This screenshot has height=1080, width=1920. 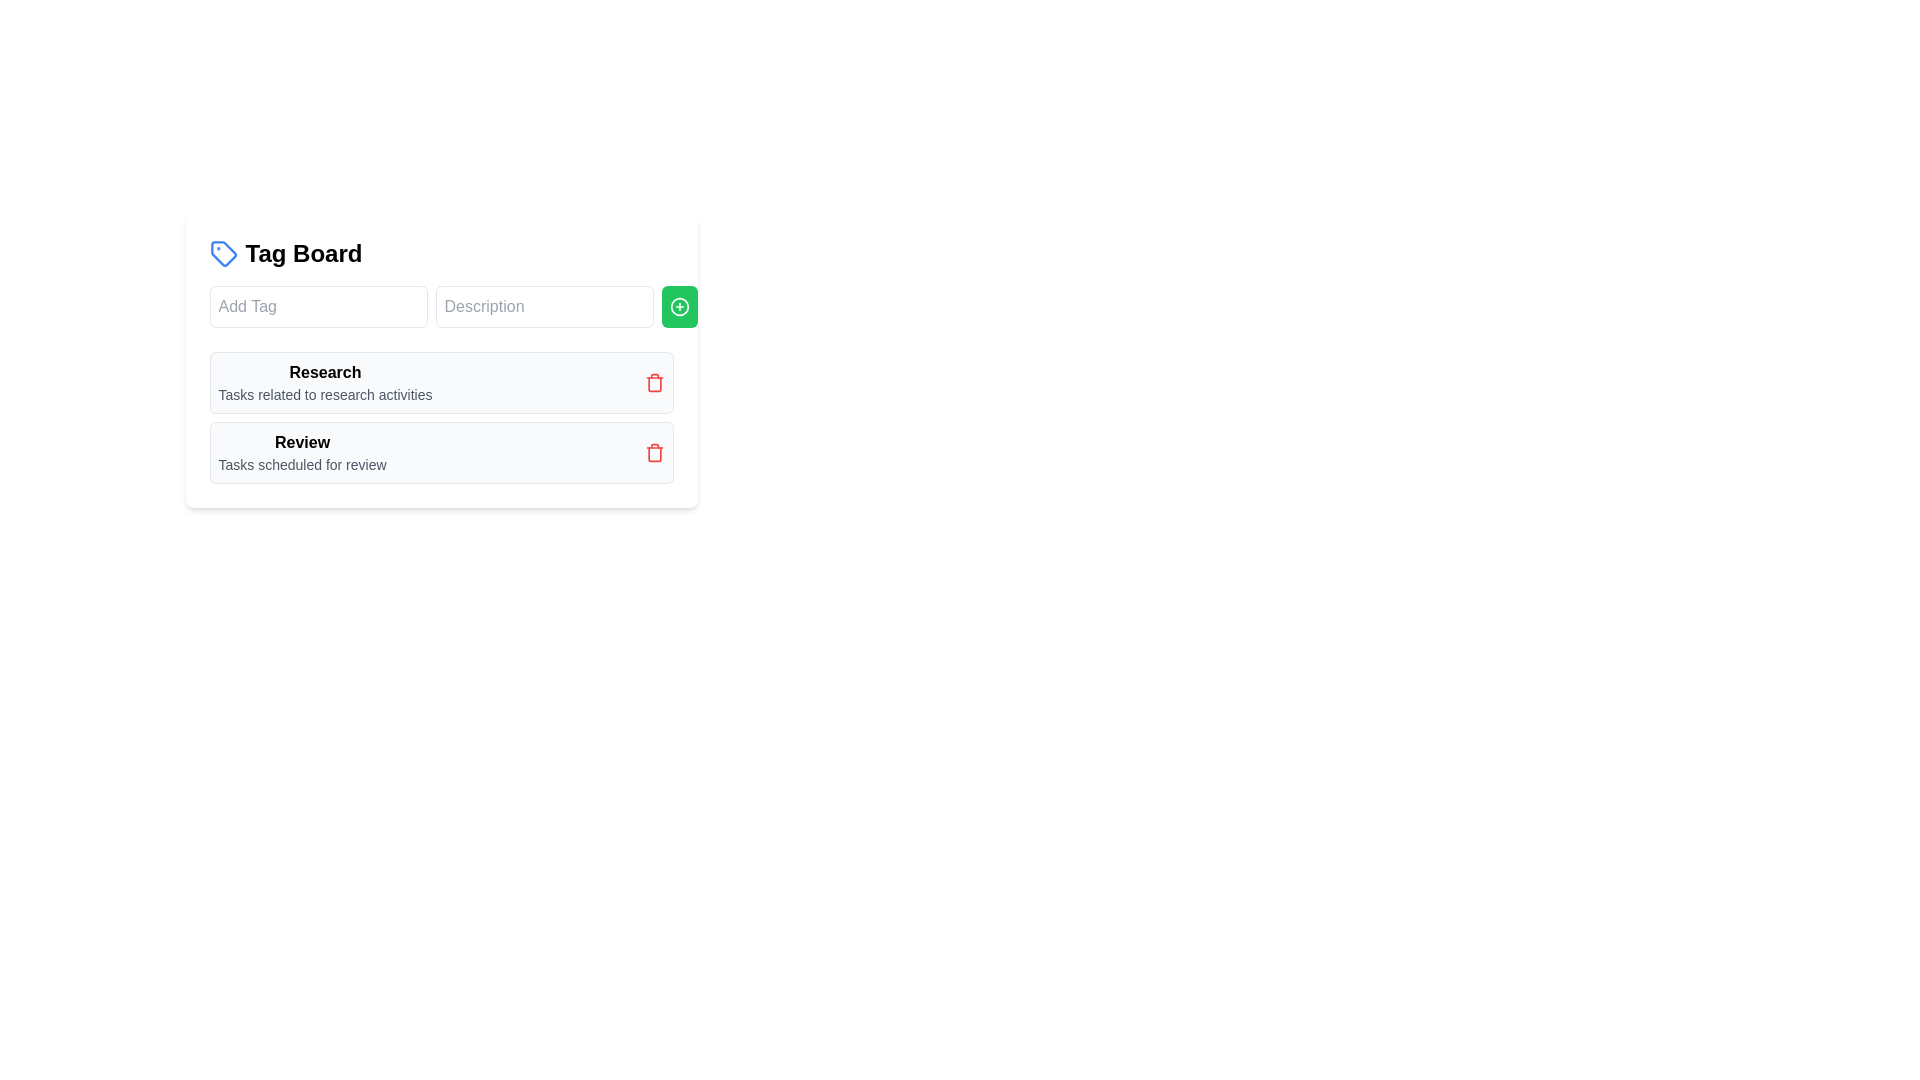 What do you see at coordinates (301, 441) in the screenshot?
I see `the 'Review' text label, which is styled prominently as a header under the 'Research' section in the 'Tag Board.'` at bounding box center [301, 441].